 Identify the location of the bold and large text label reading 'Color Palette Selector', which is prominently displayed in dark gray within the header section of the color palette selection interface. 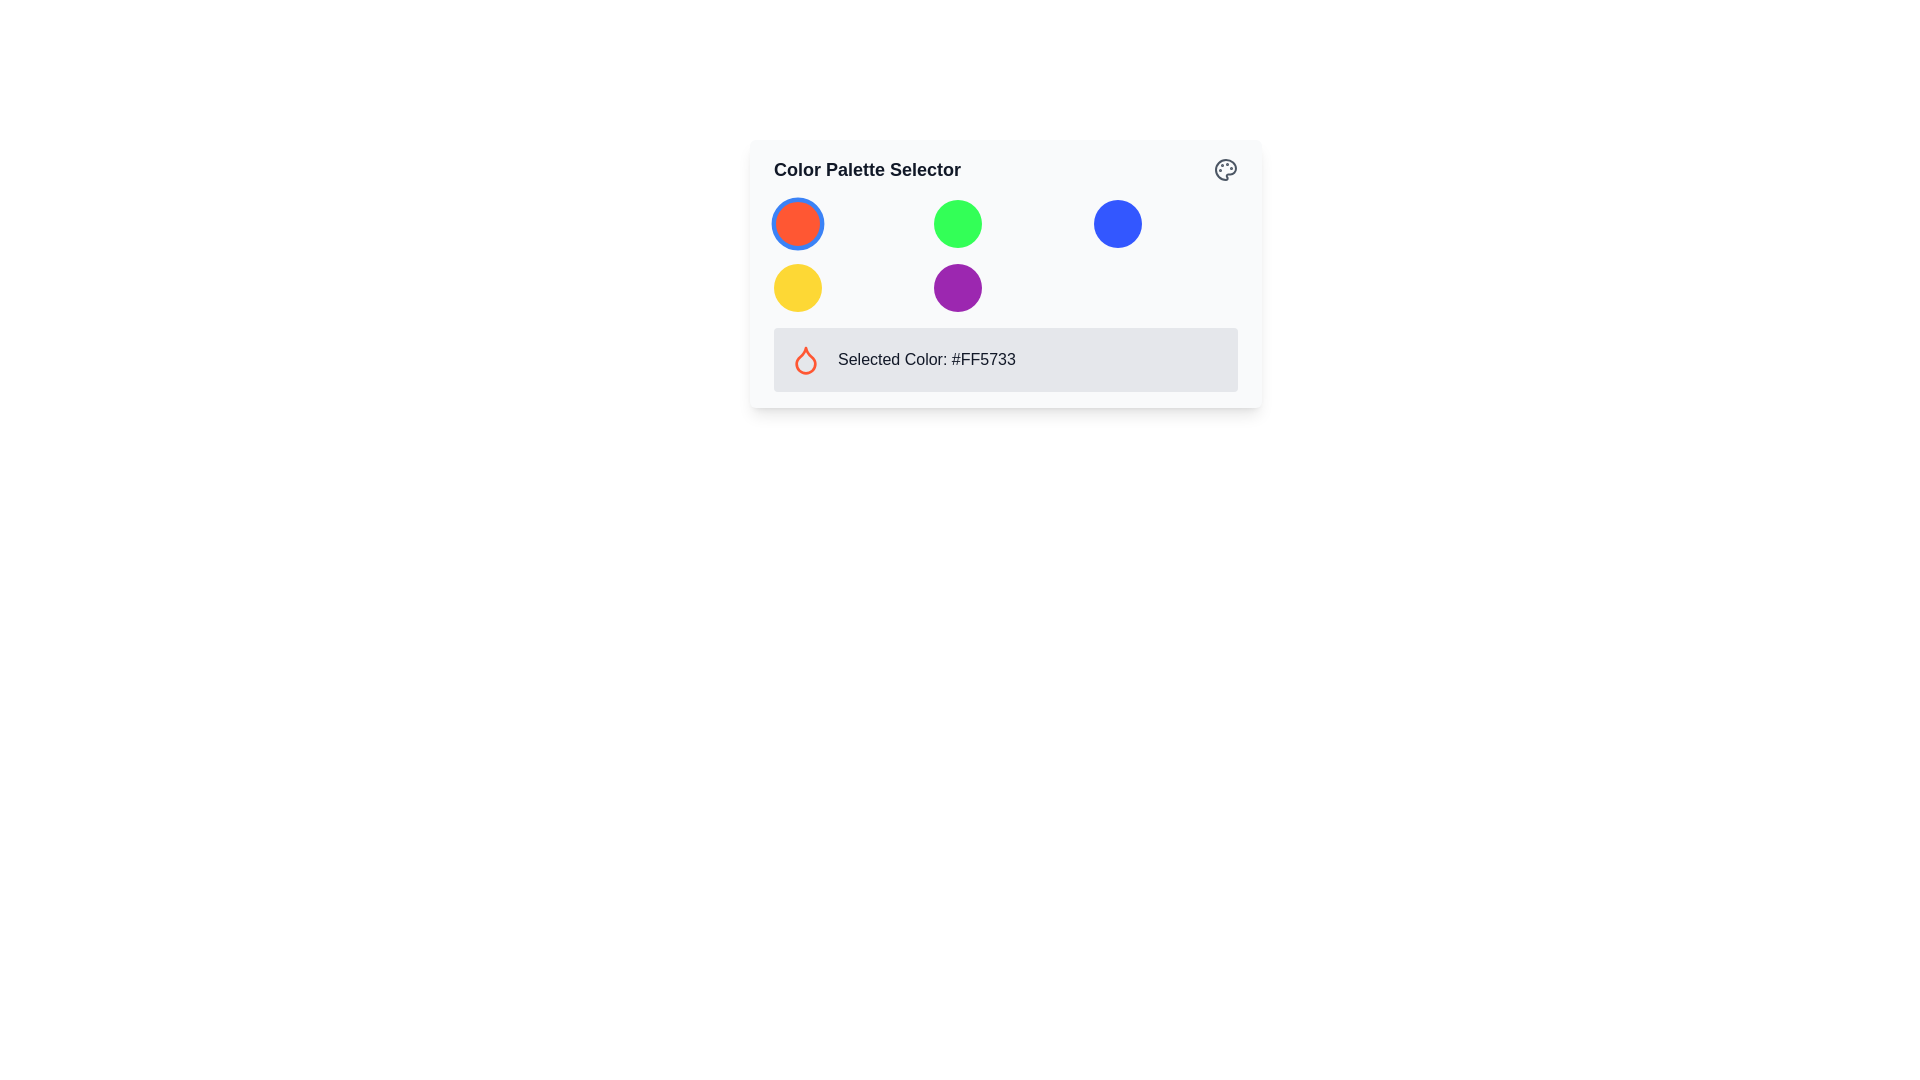
(867, 168).